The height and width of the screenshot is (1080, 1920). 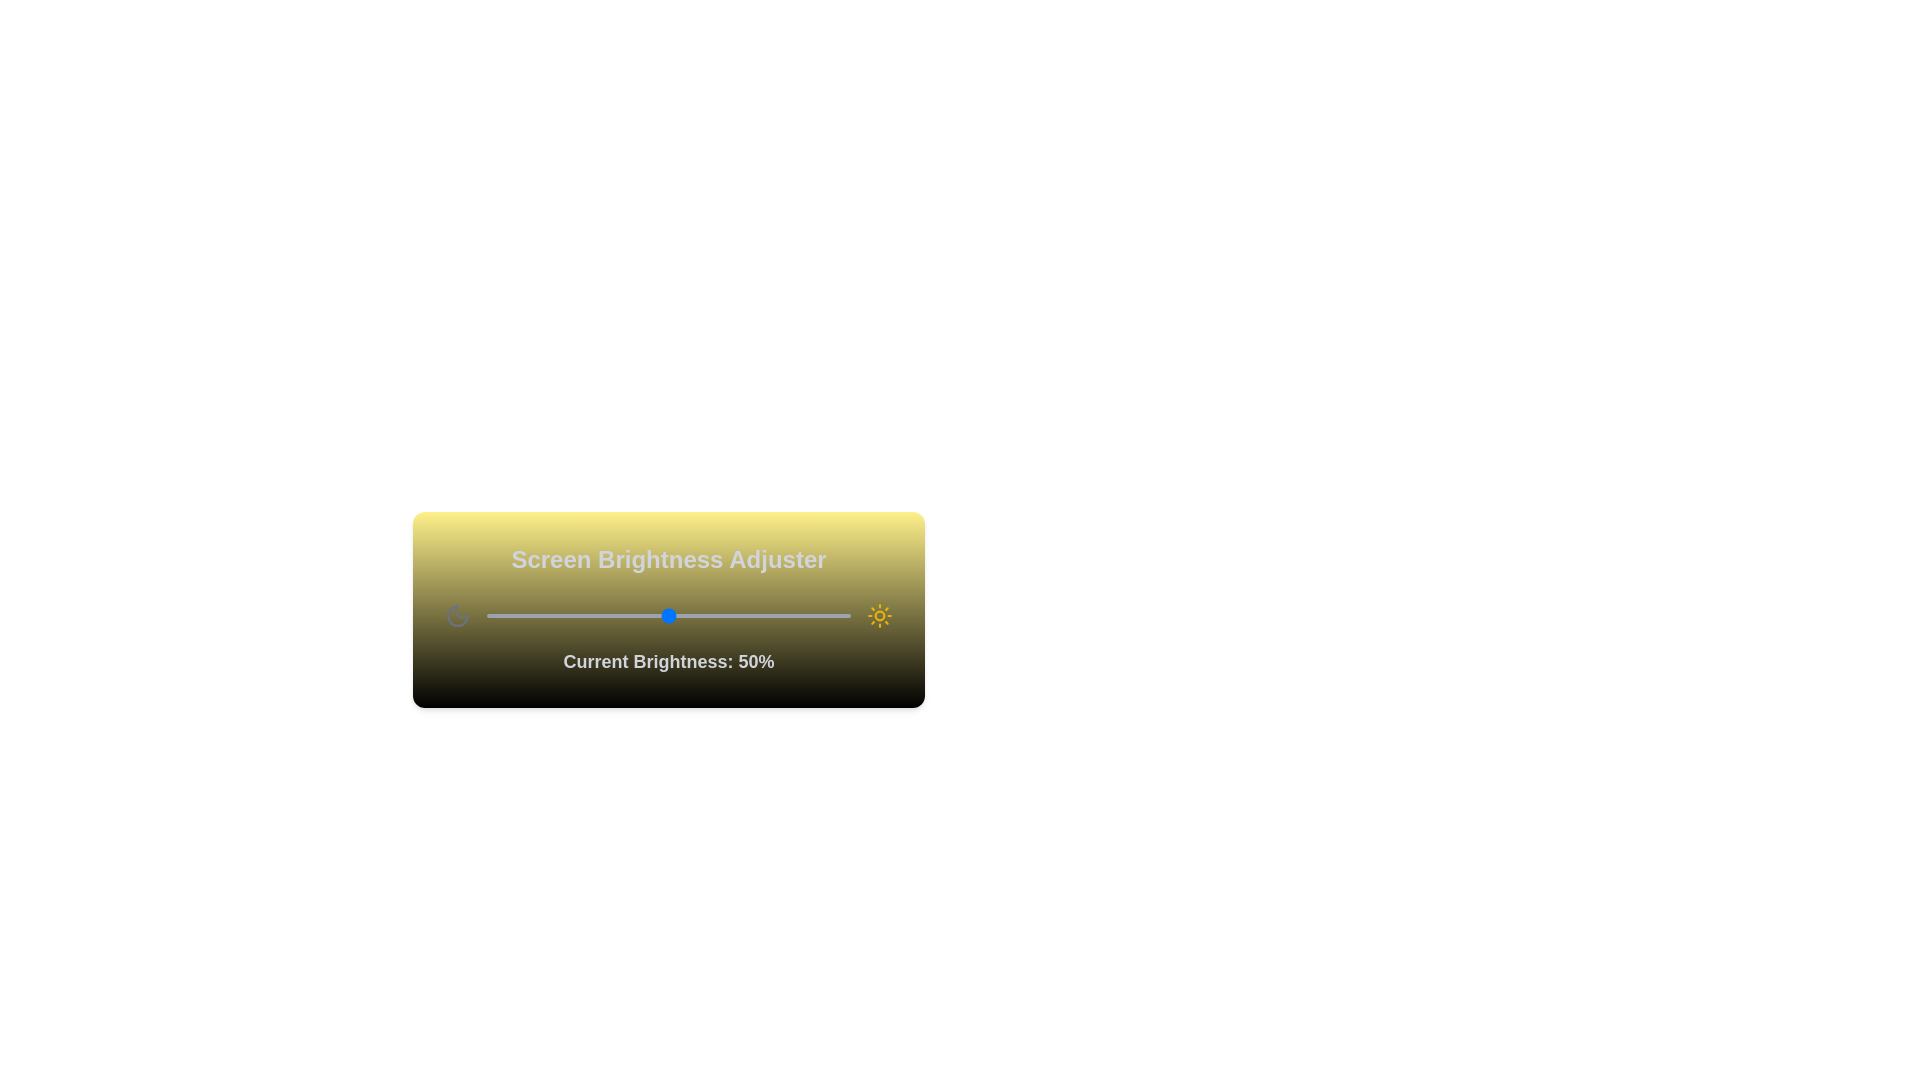 What do you see at coordinates (879, 615) in the screenshot?
I see `the 'Sun' icon to adjust brightness to maximum` at bounding box center [879, 615].